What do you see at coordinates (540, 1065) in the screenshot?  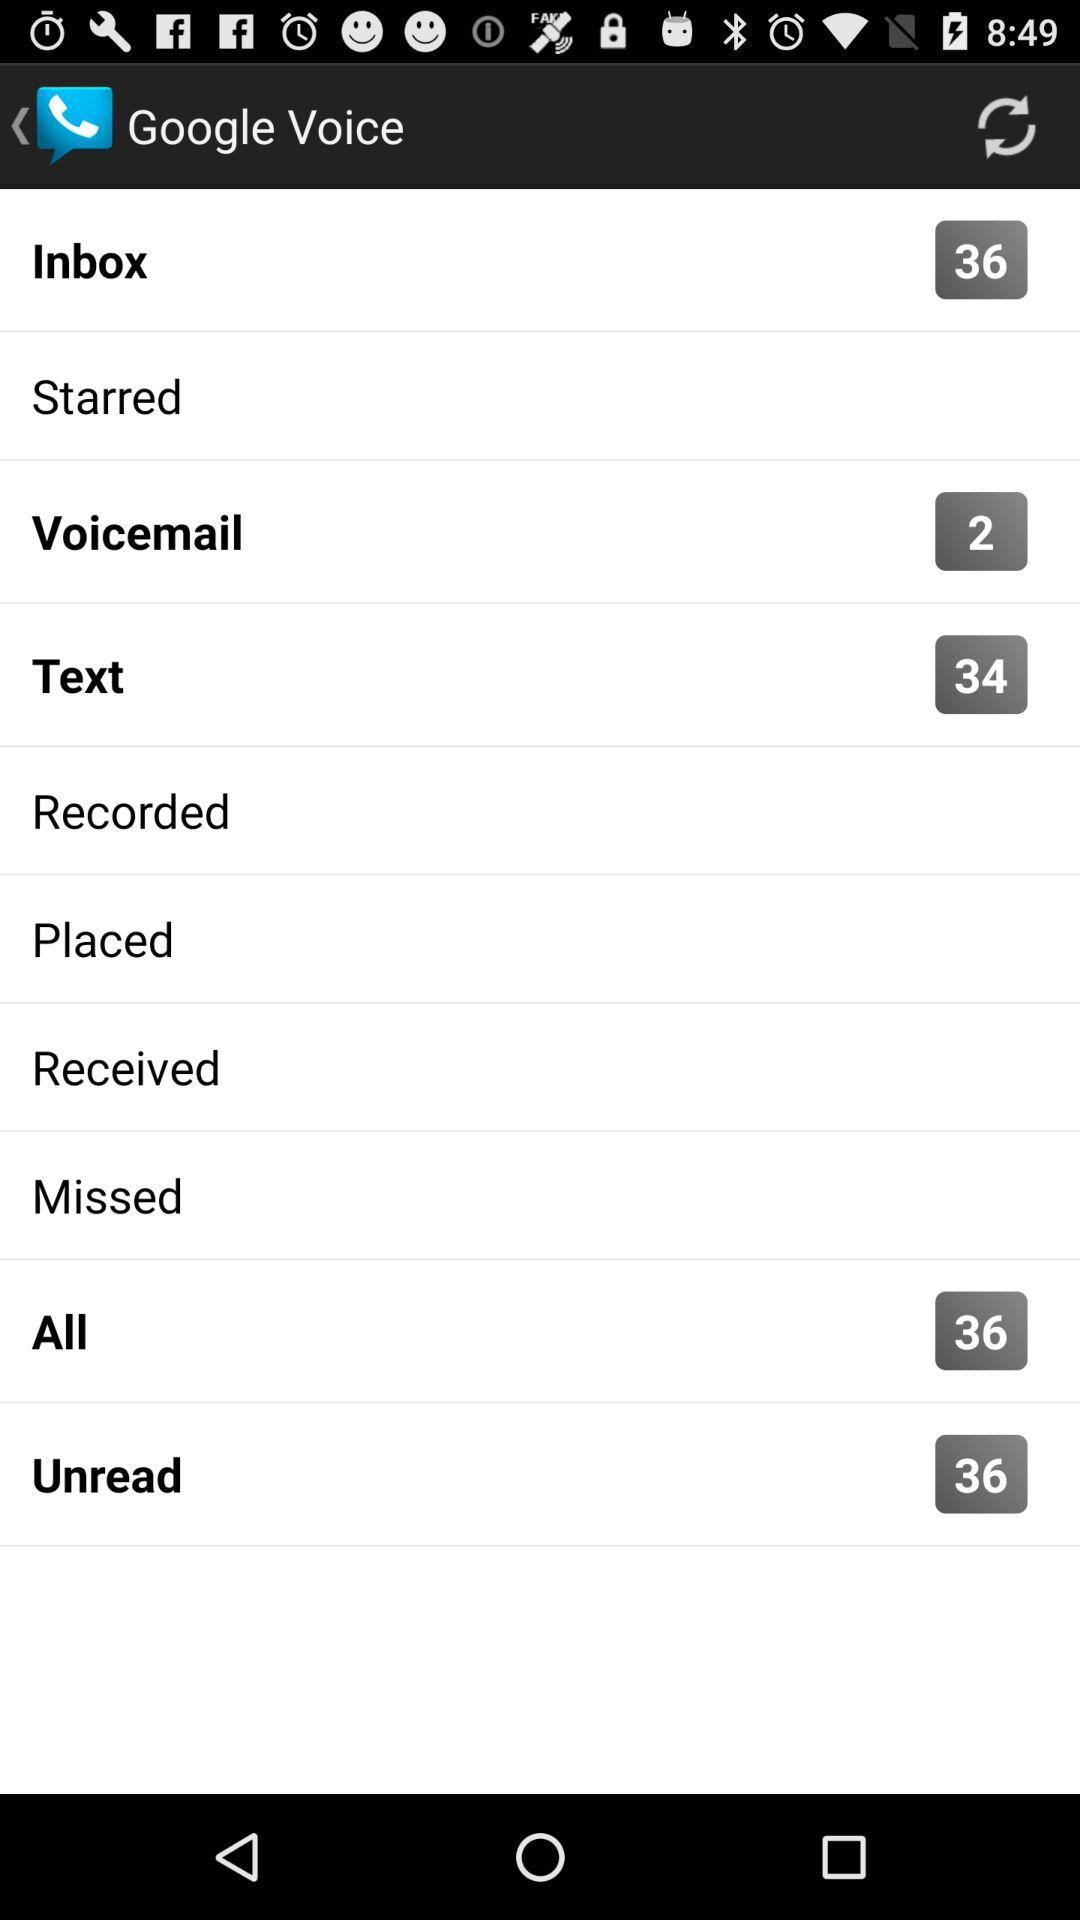 I see `the item above the missed icon` at bounding box center [540, 1065].